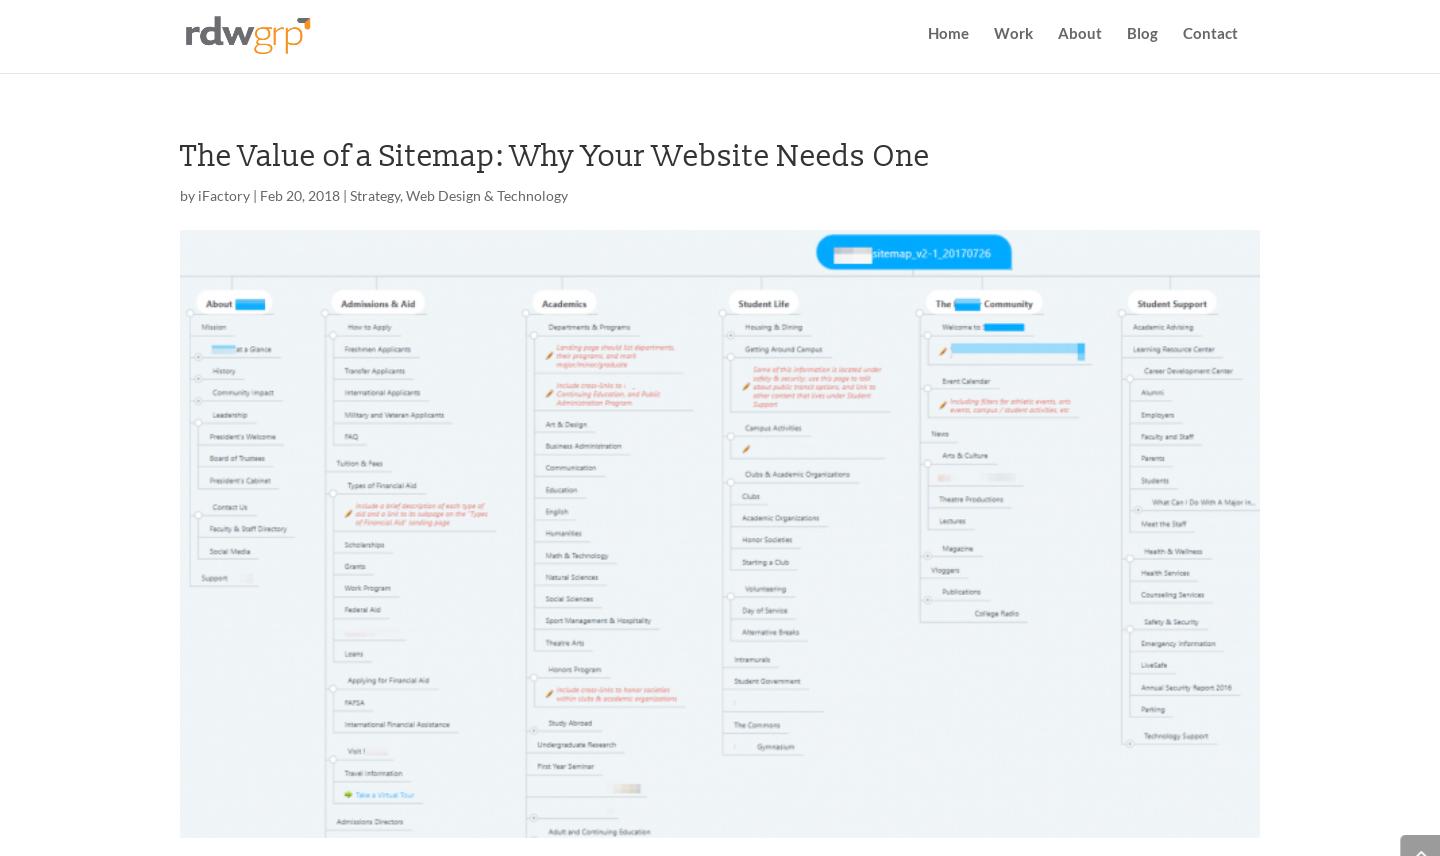 This screenshot has height=856, width=1440. I want to click on 'The Value of a Sitemap: Why Your Website Needs One', so click(554, 156).